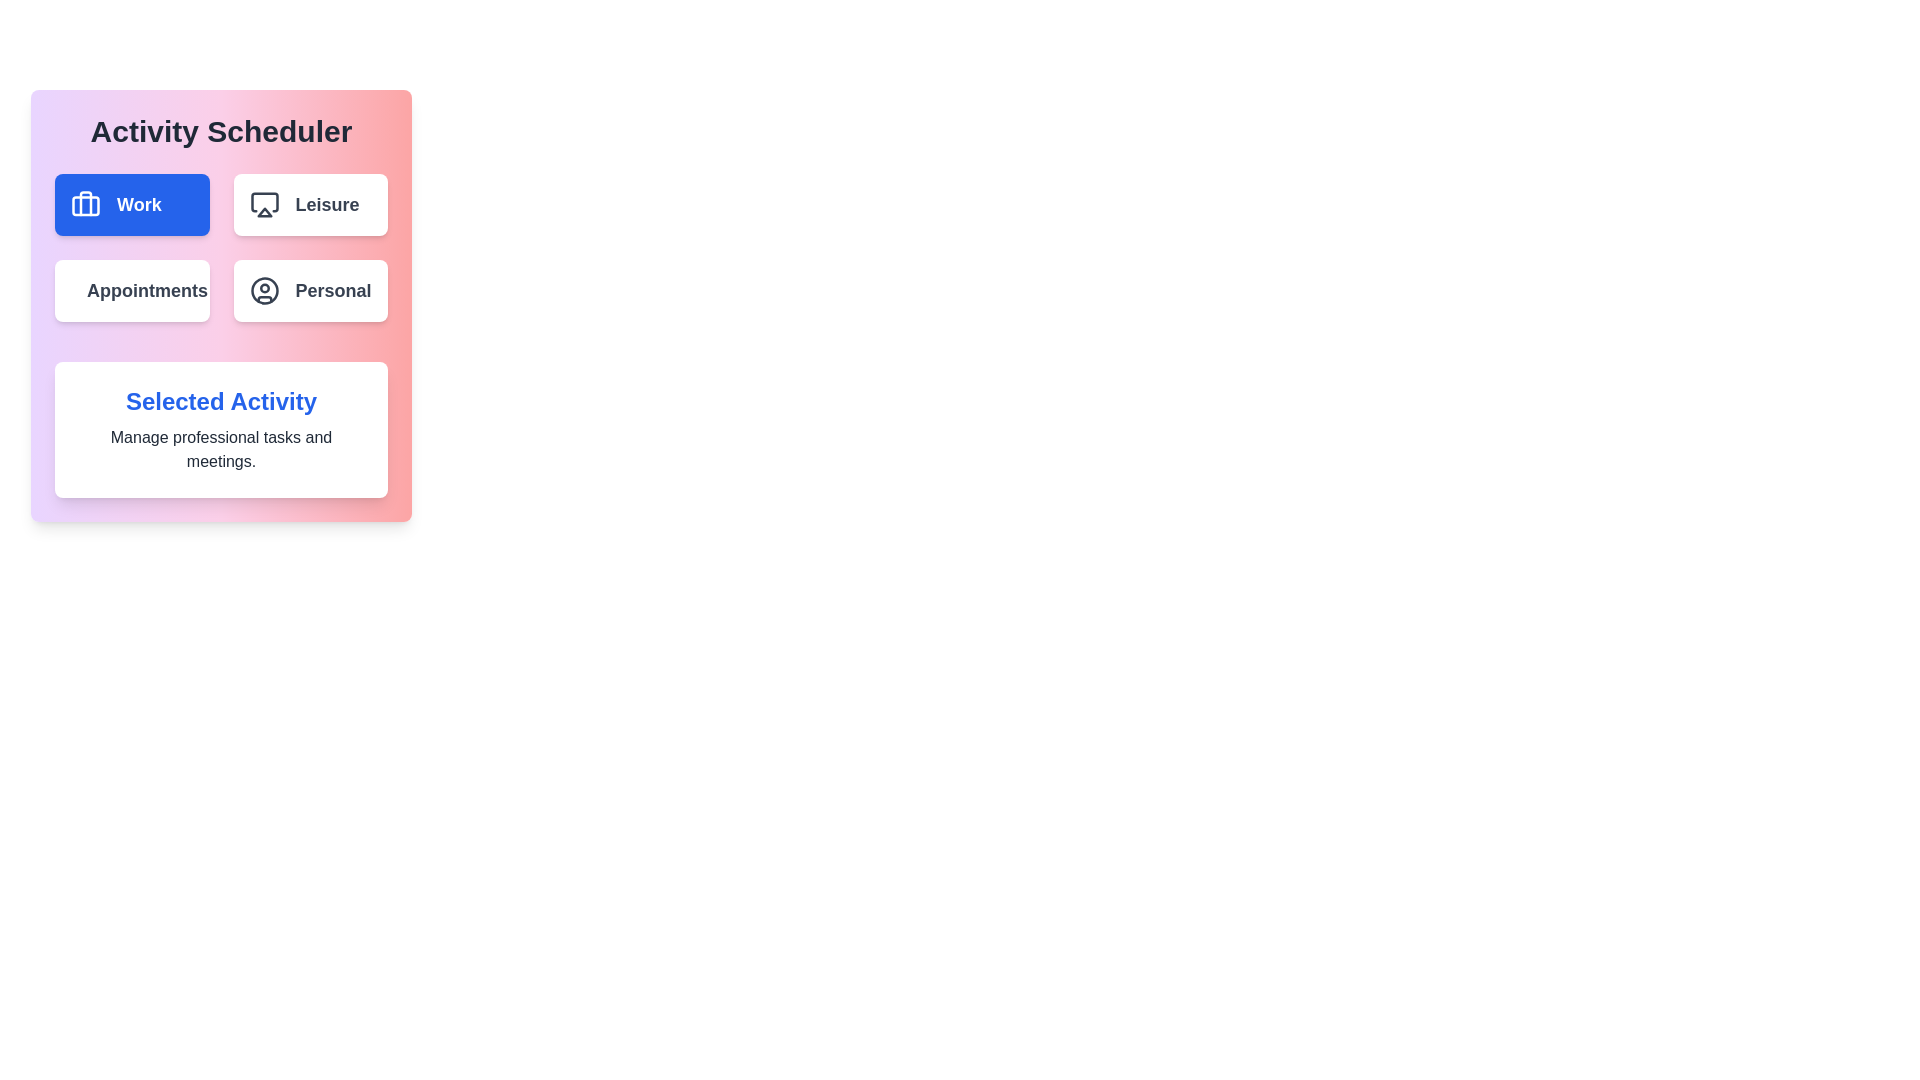 The image size is (1920, 1080). What do you see at coordinates (131, 204) in the screenshot?
I see `the 'Work' button with a blue background and a briefcase icon in the 'Activity Scheduler' layout` at bounding box center [131, 204].